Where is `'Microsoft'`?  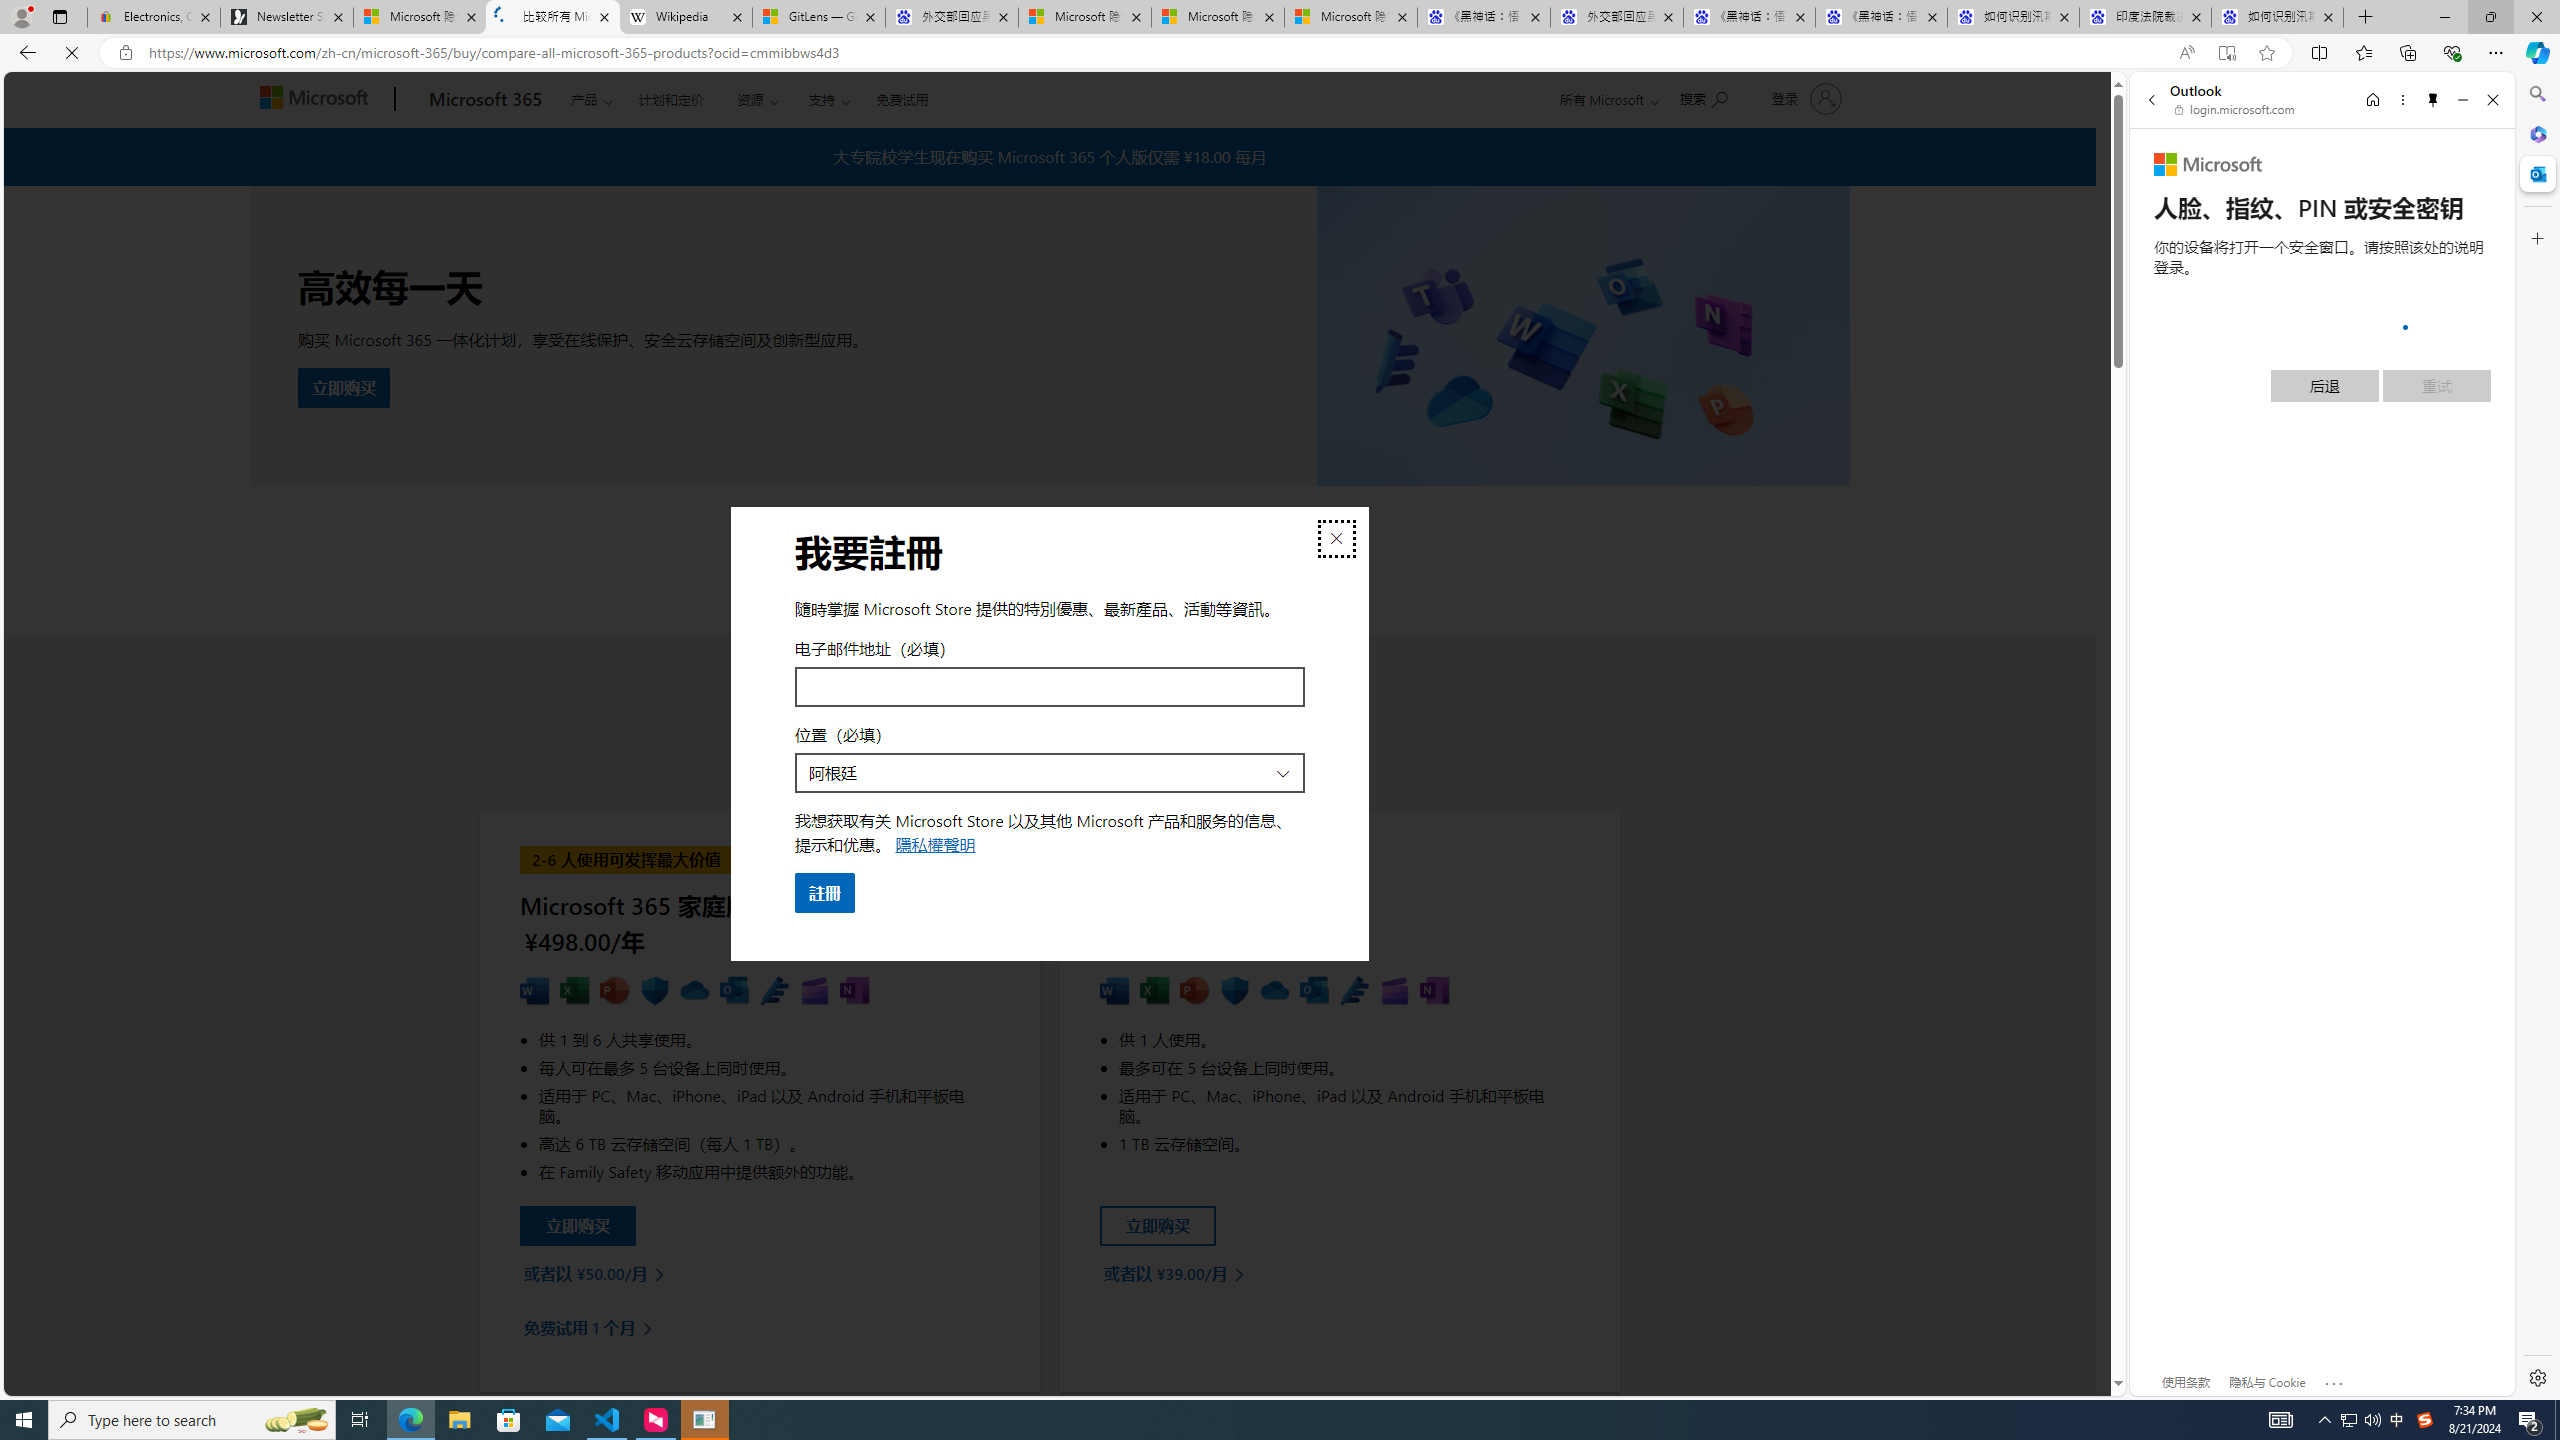
'Microsoft' is located at coordinates (2208, 164).